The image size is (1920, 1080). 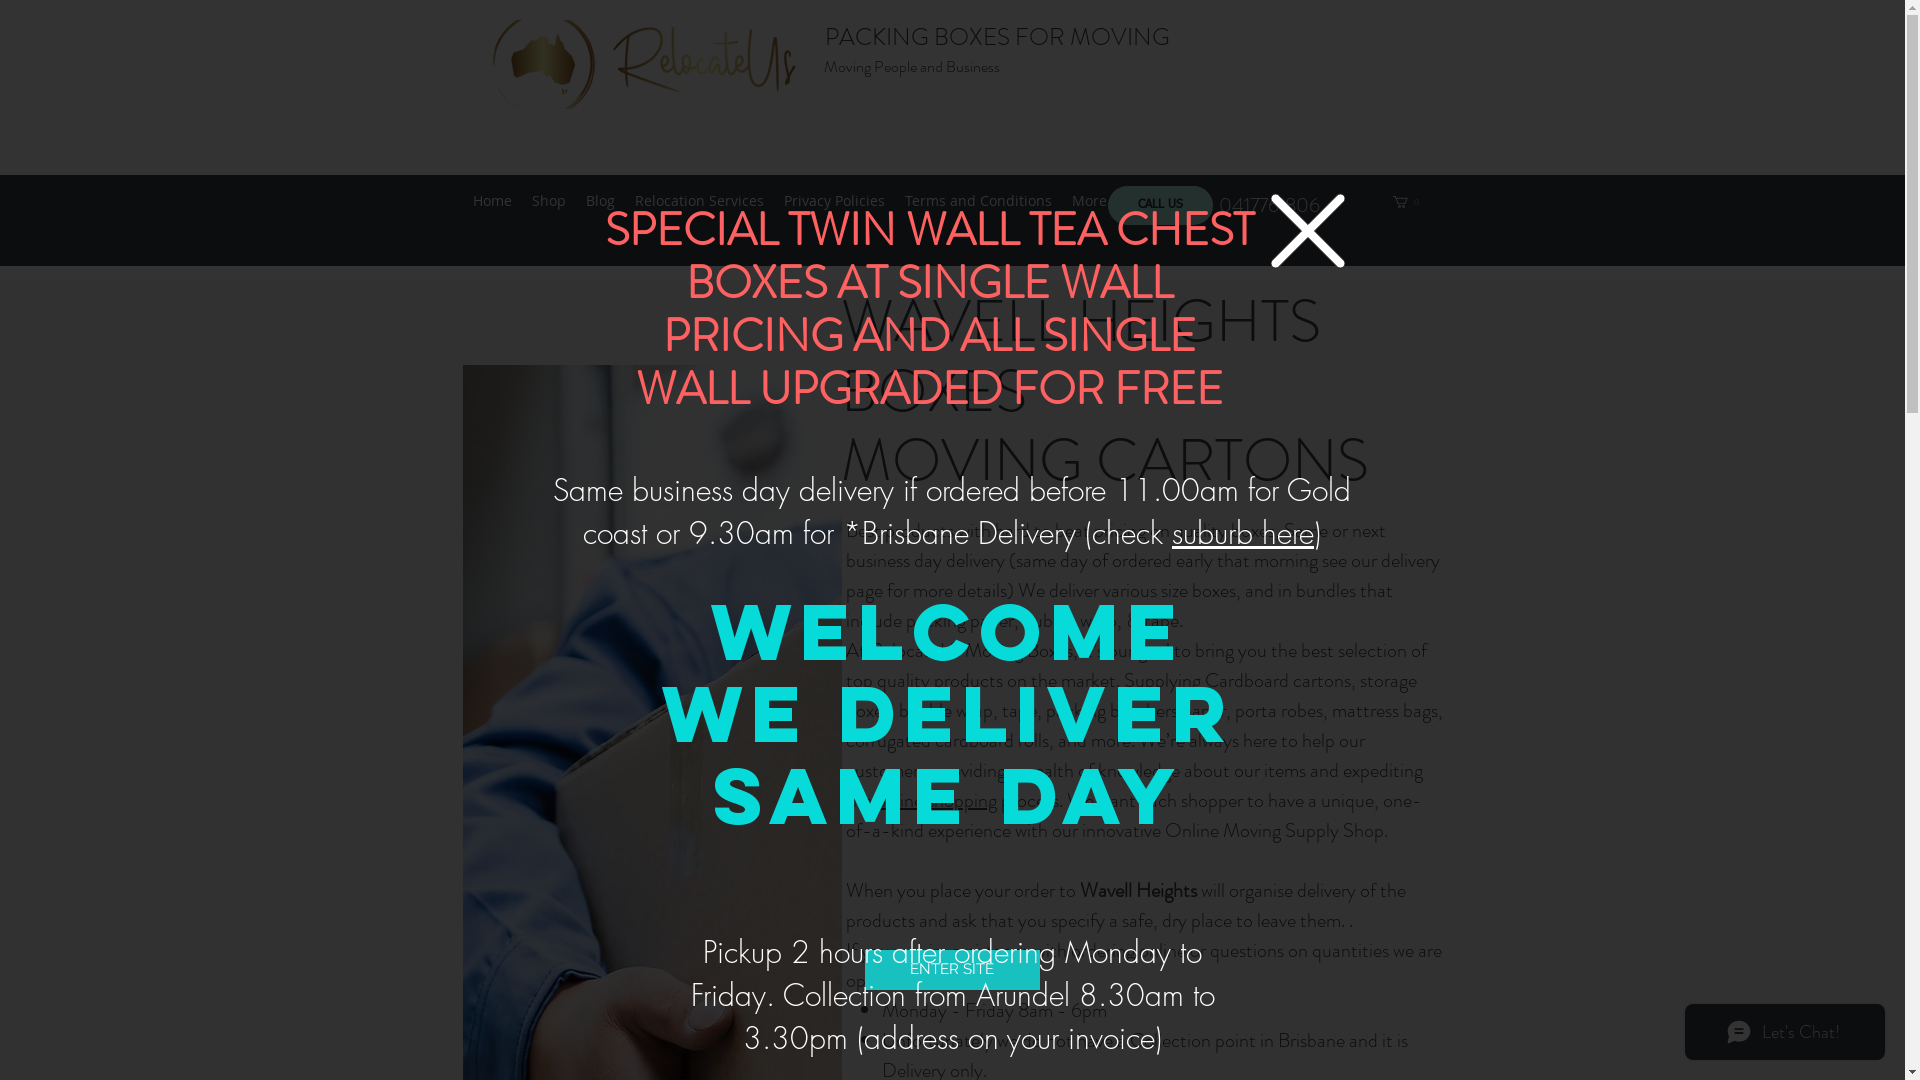 I want to click on 'Back to site', so click(x=1306, y=229).